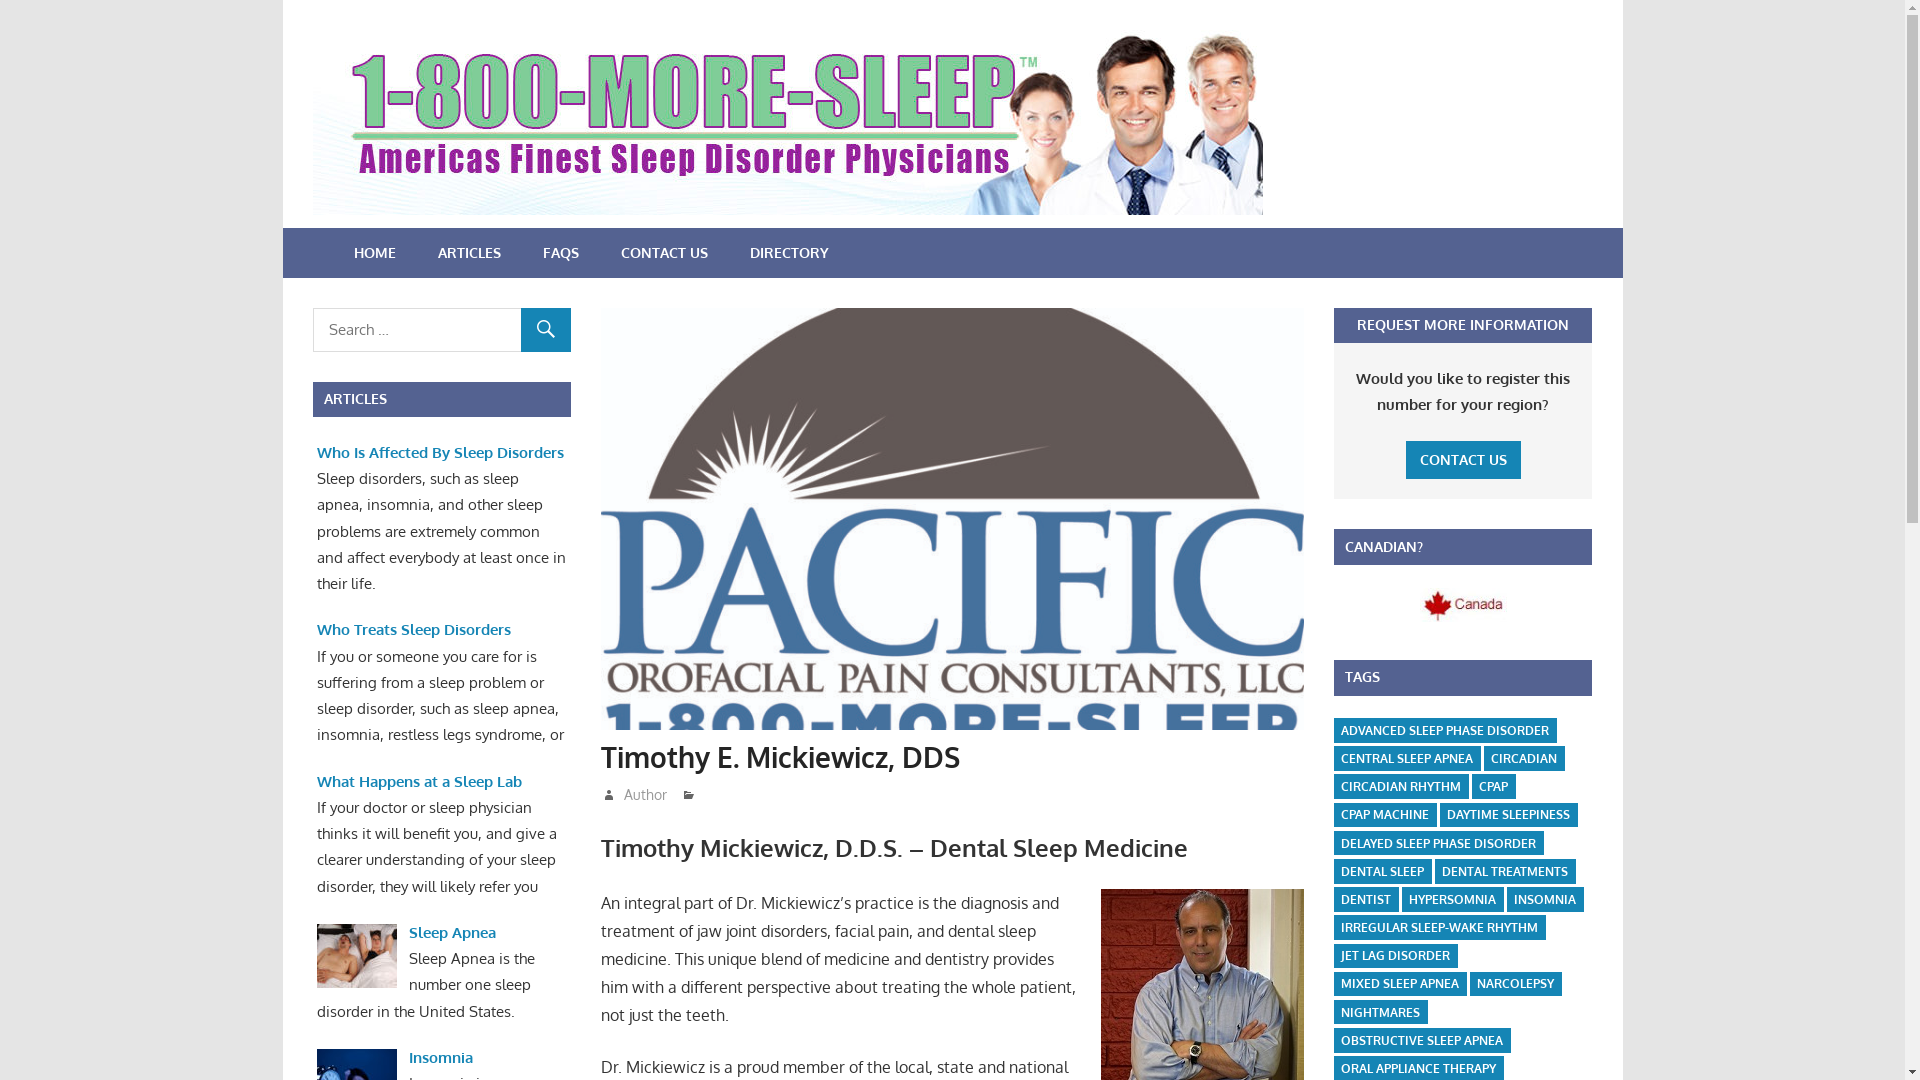 The image size is (1920, 1080). Describe the element at coordinates (1334, 730) in the screenshot. I see `'ADVANCED SLEEP PHASE DISORDER'` at that location.